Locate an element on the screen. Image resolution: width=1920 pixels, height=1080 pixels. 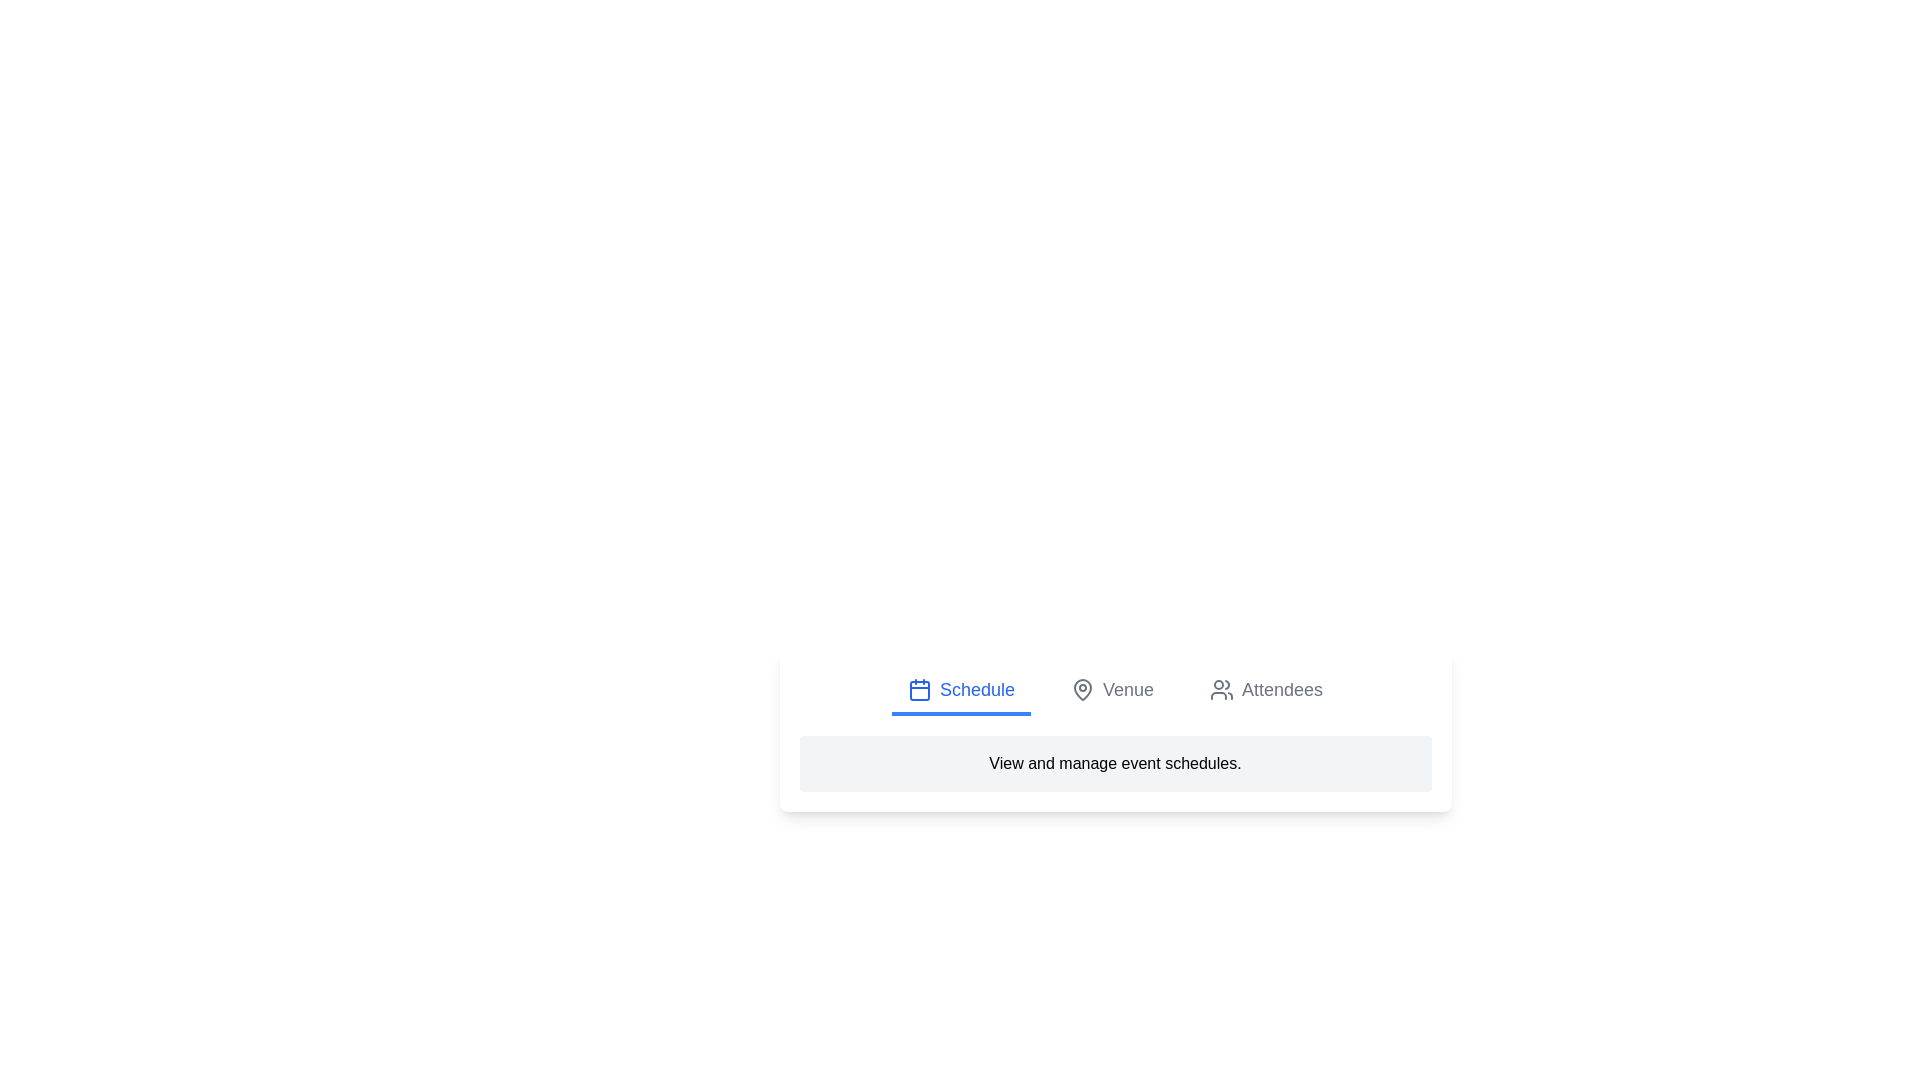
the Venue tab by clicking on it is located at coordinates (1111, 690).